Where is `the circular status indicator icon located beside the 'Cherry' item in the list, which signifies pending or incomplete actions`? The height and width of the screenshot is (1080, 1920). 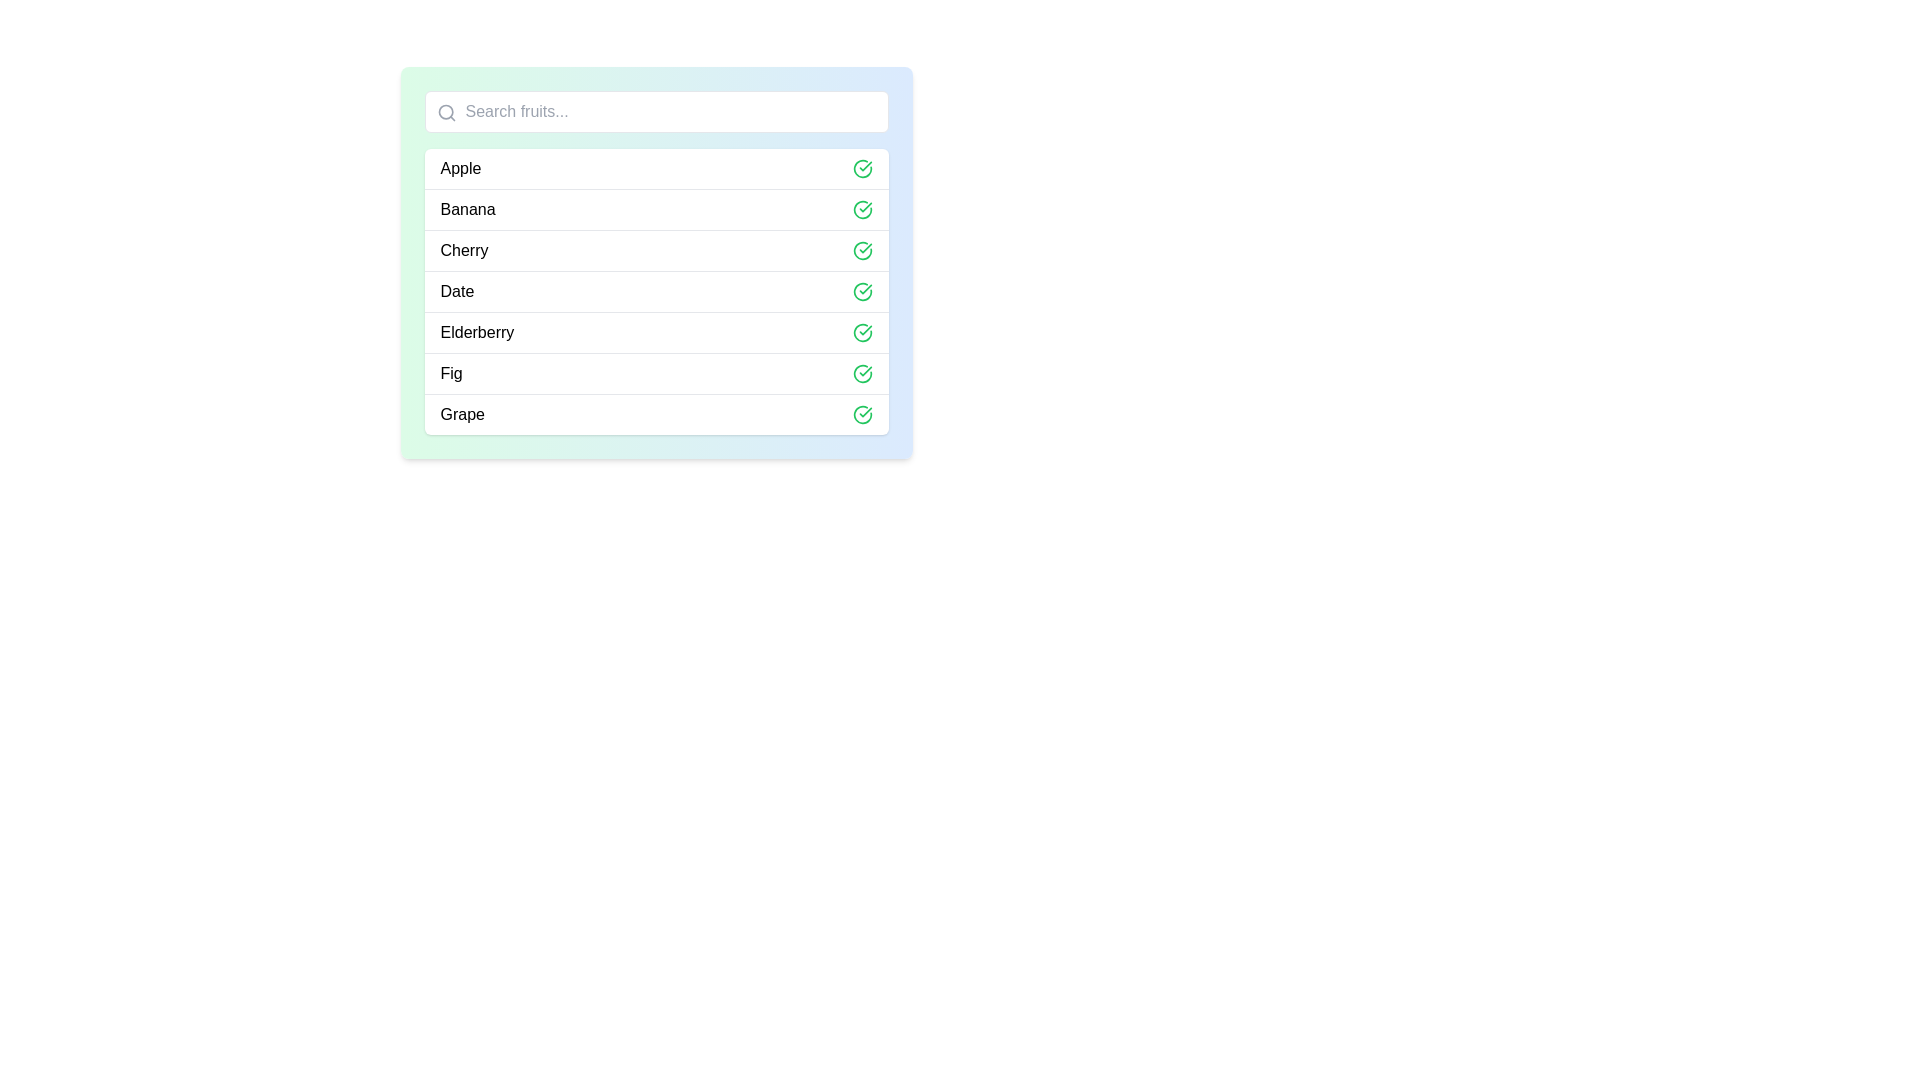 the circular status indicator icon located beside the 'Cherry' item in the list, which signifies pending or incomplete actions is located at coordinates (862, 249).